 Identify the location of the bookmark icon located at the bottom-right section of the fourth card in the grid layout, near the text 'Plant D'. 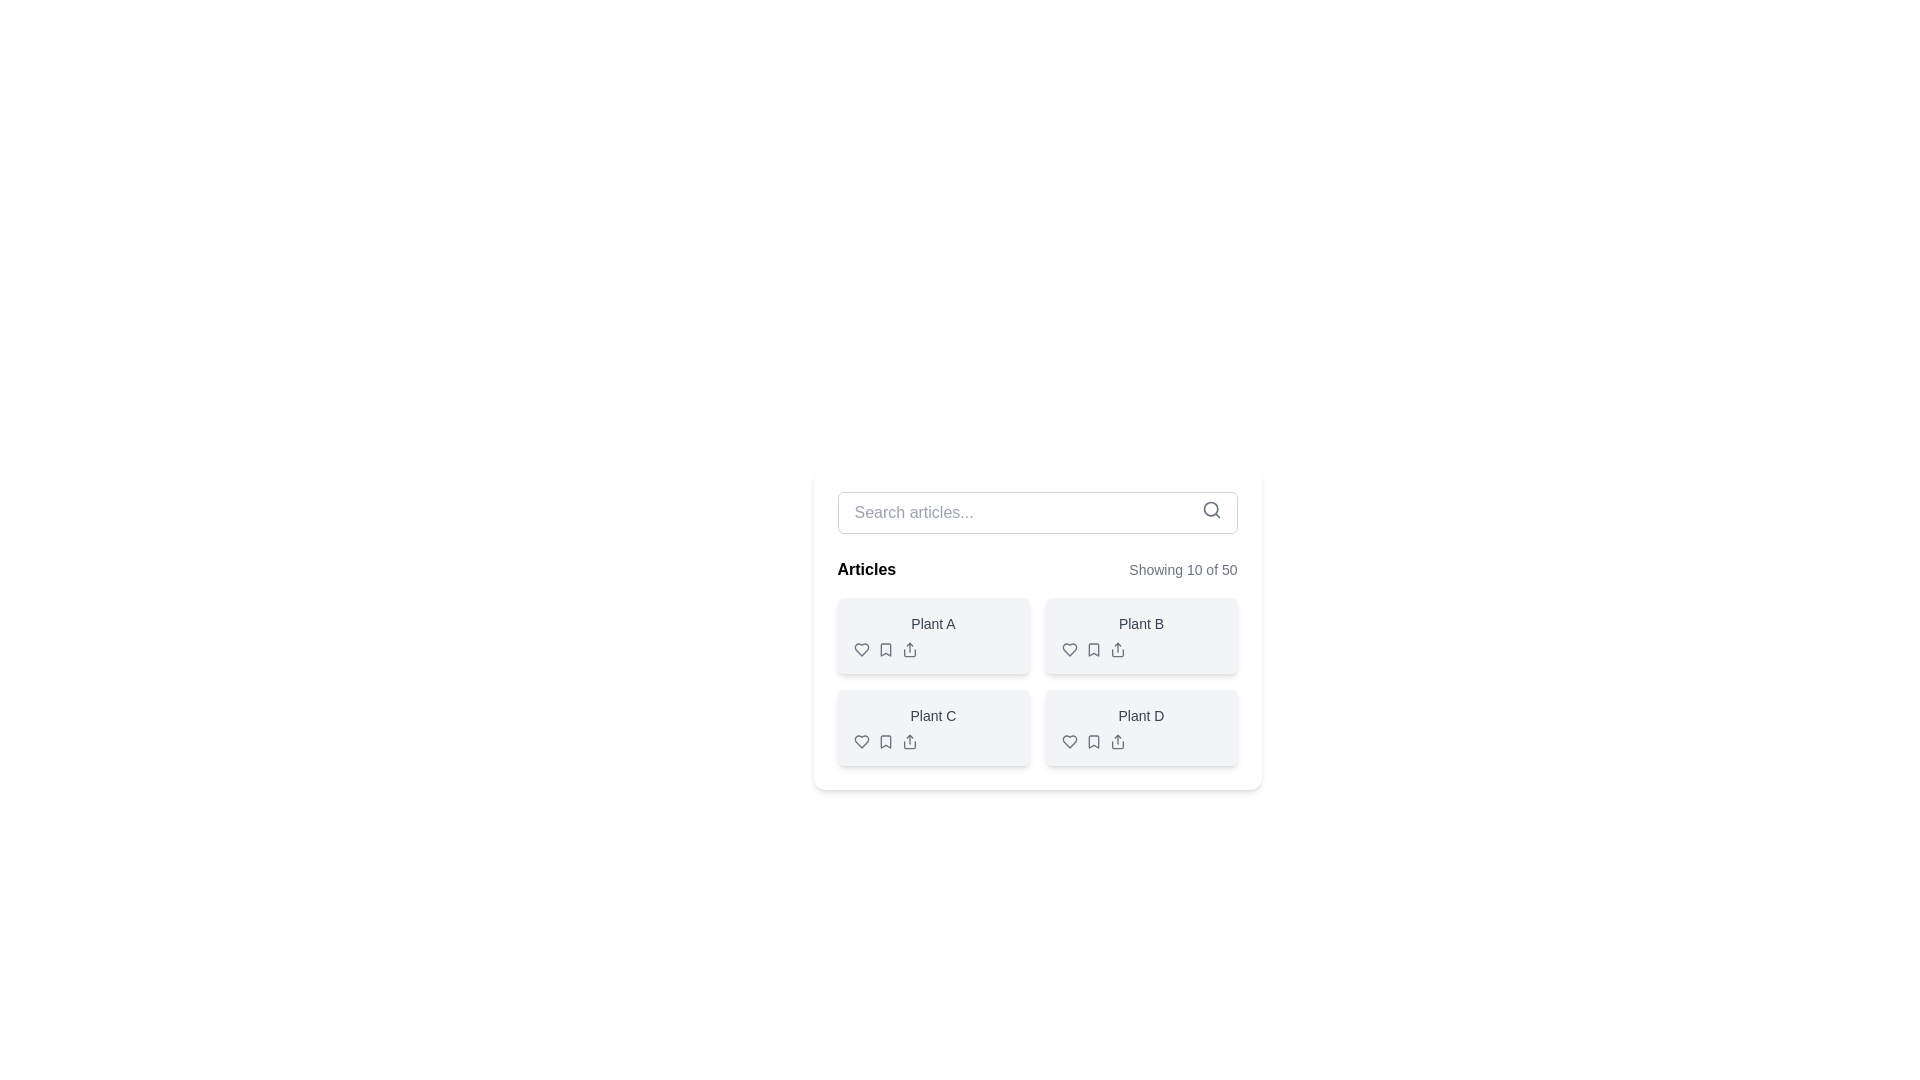
(1092, 741).